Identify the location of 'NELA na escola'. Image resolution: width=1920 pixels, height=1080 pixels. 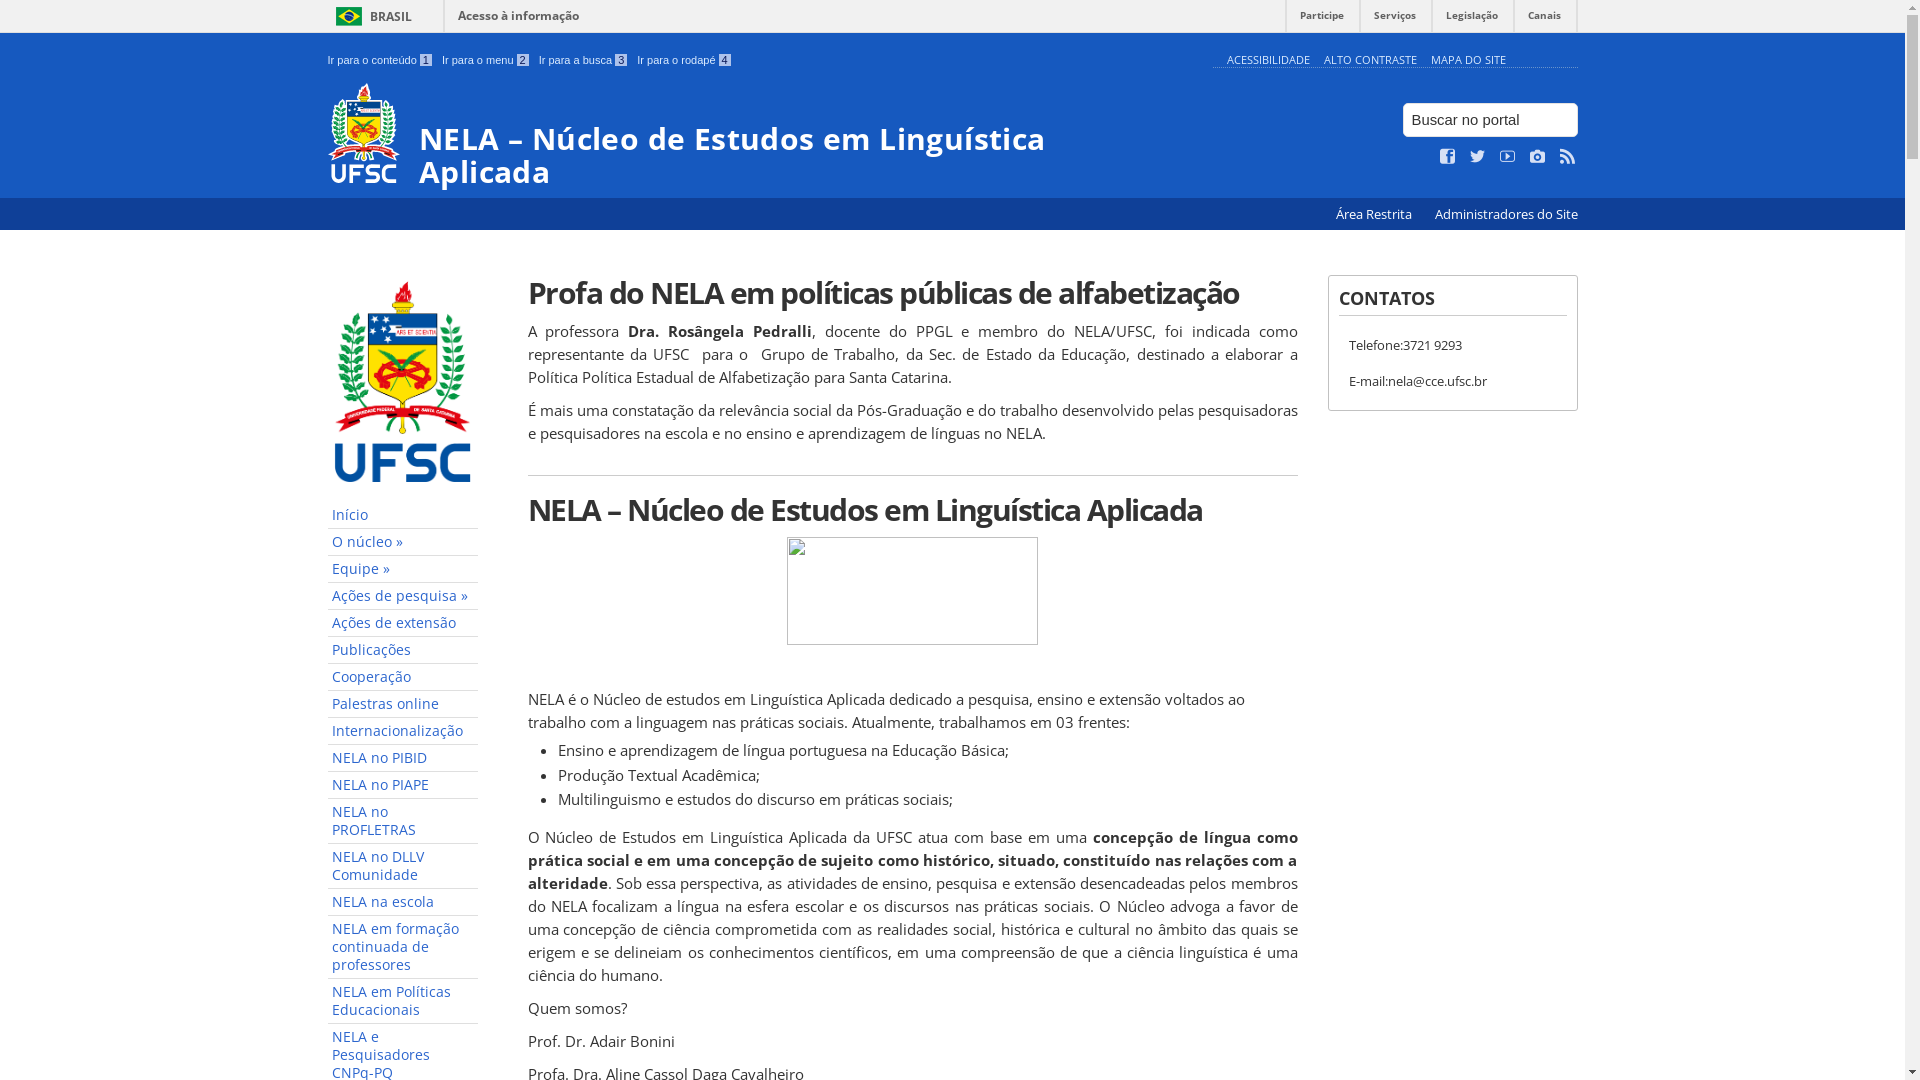
(402, 902).